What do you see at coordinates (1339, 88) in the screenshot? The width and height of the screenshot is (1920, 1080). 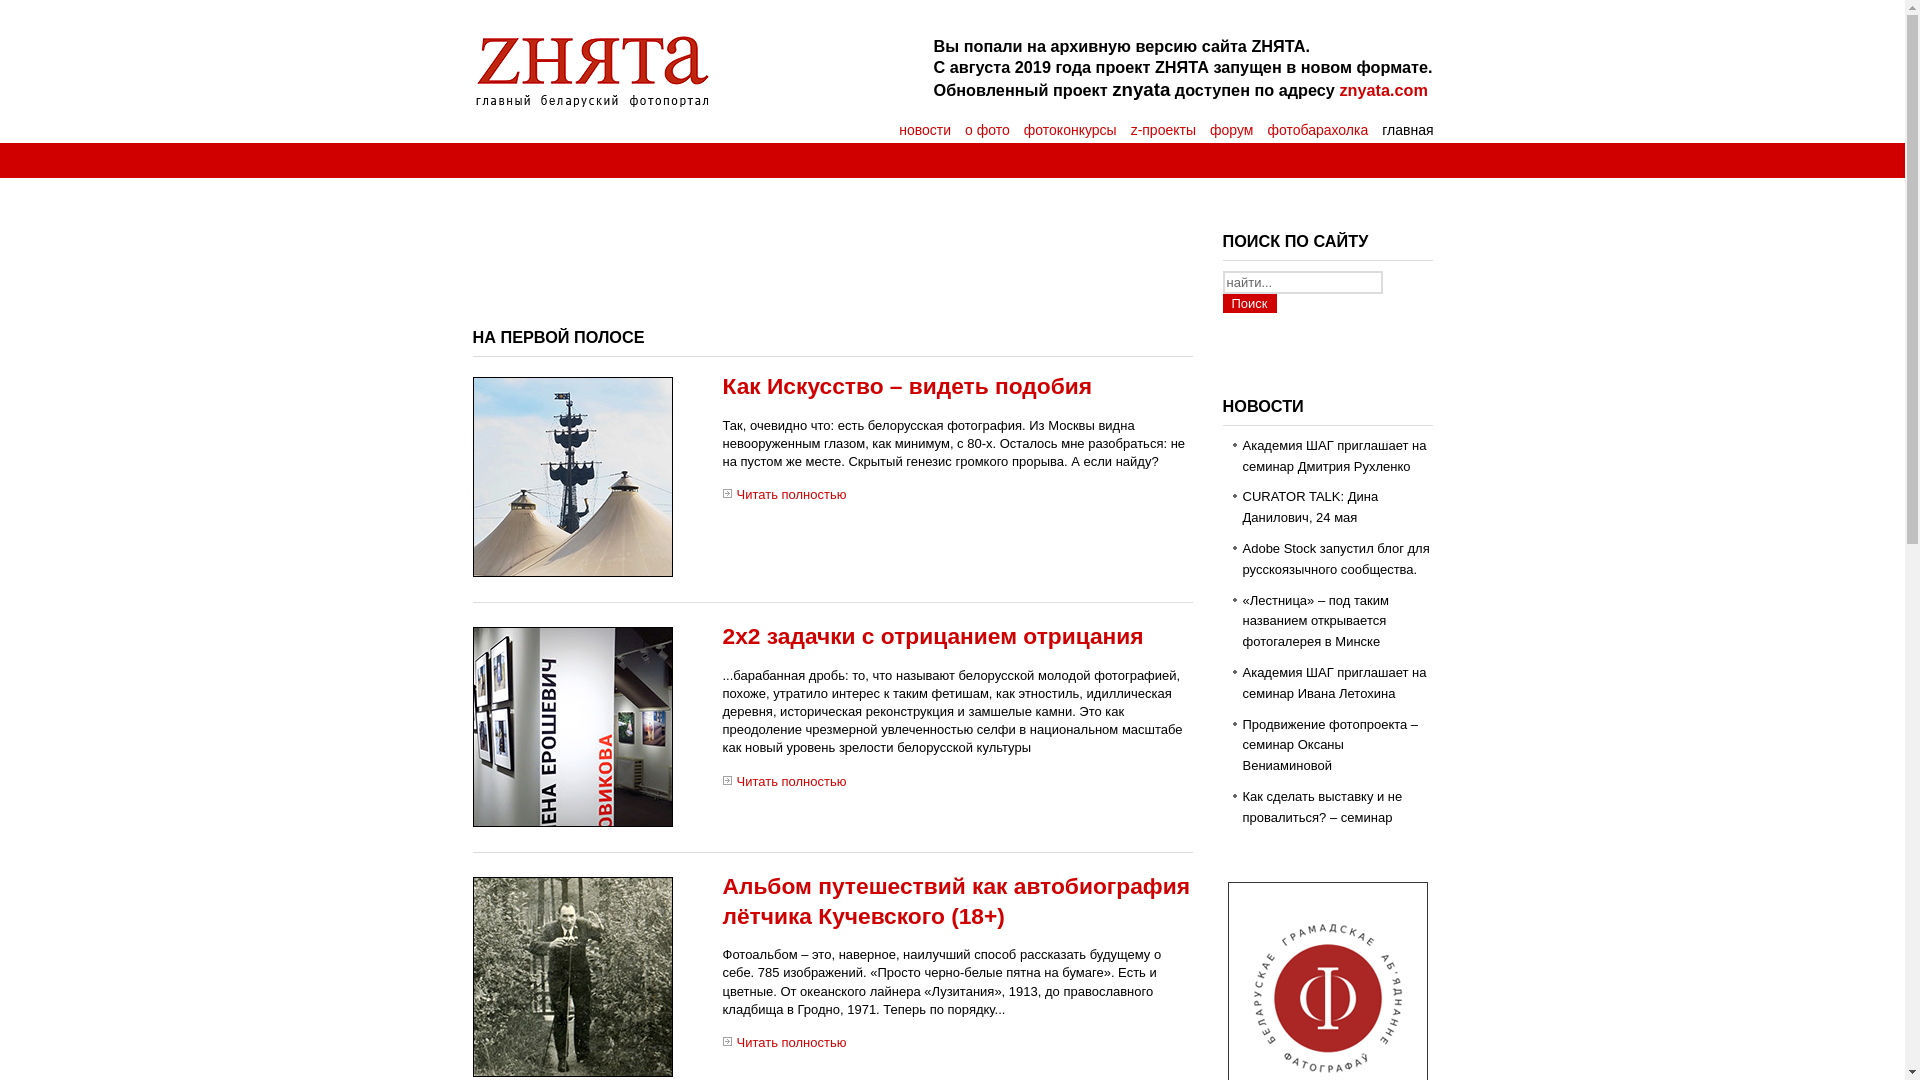 I see `'znyata.com'` at bounding box center [1339, 88].